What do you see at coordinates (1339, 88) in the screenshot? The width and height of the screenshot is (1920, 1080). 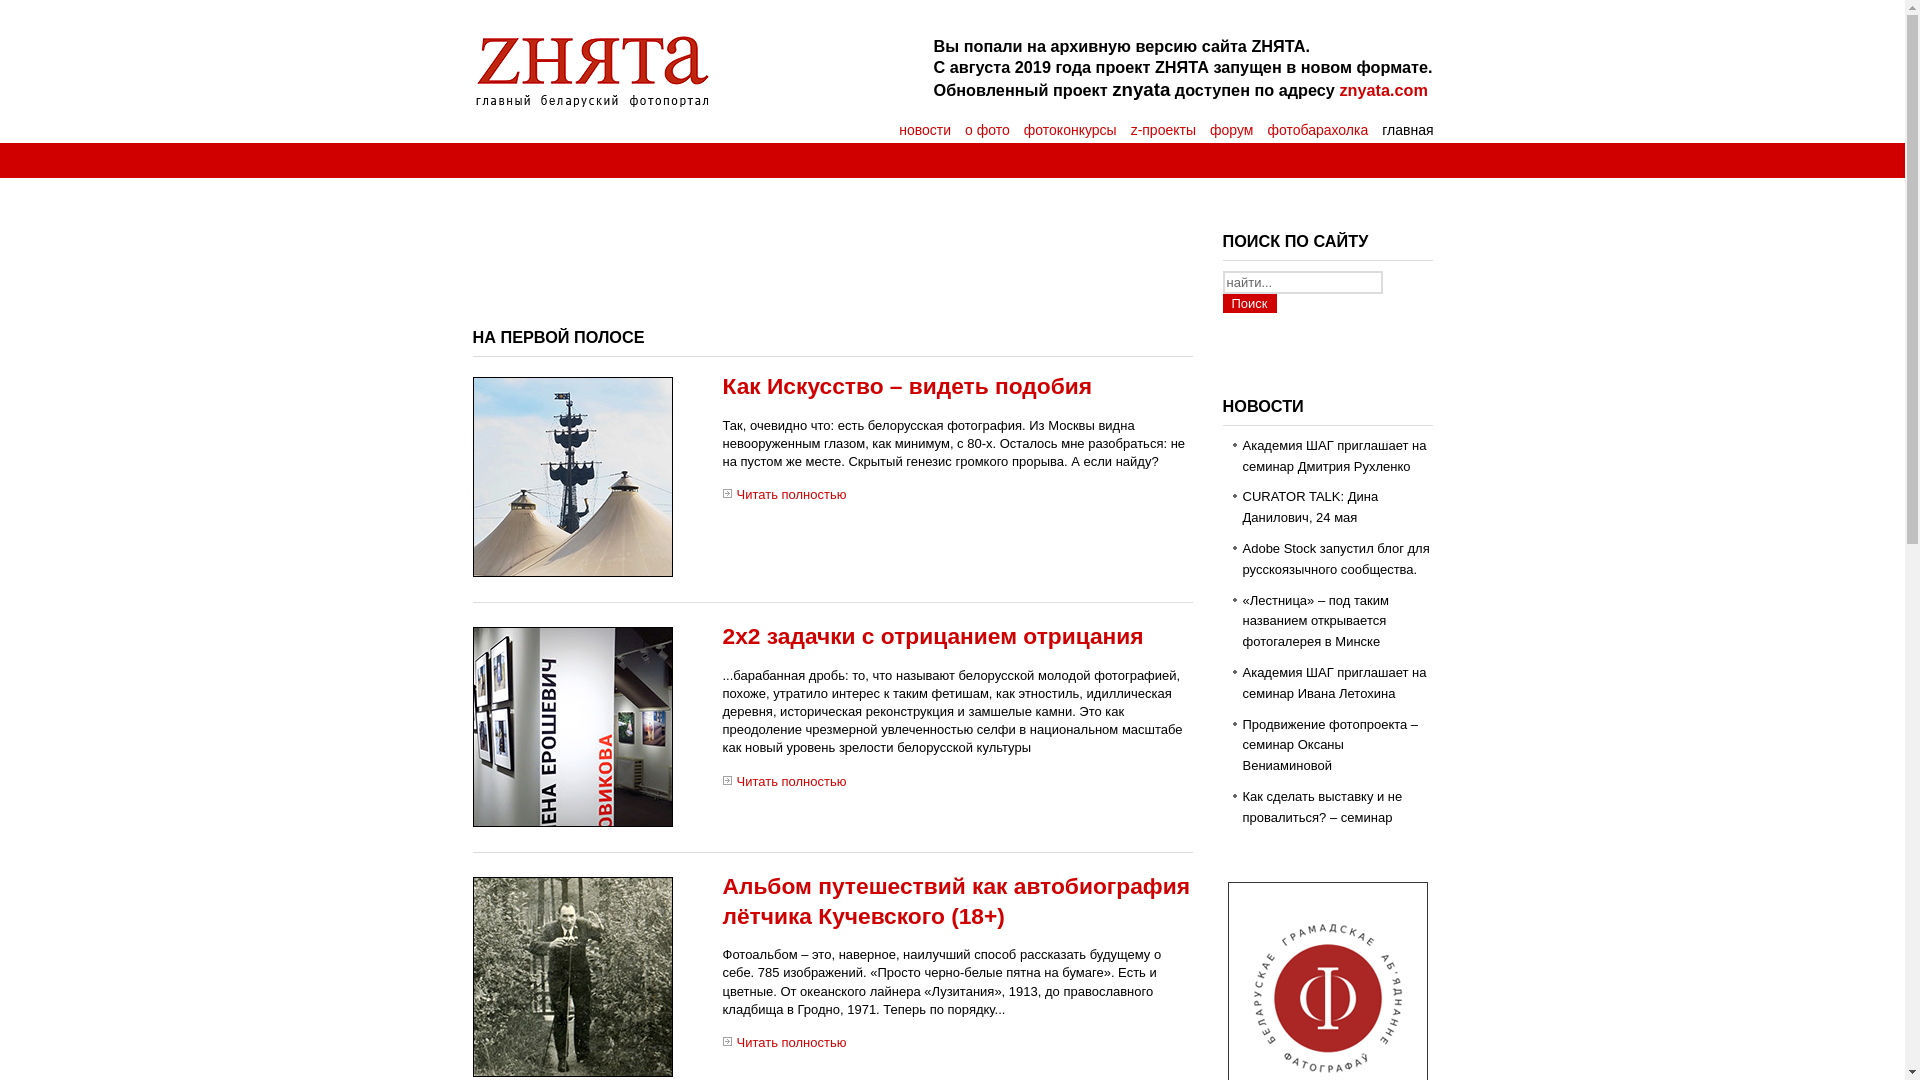 I see `'znyata.com'` at bounding box center [1339, 88].